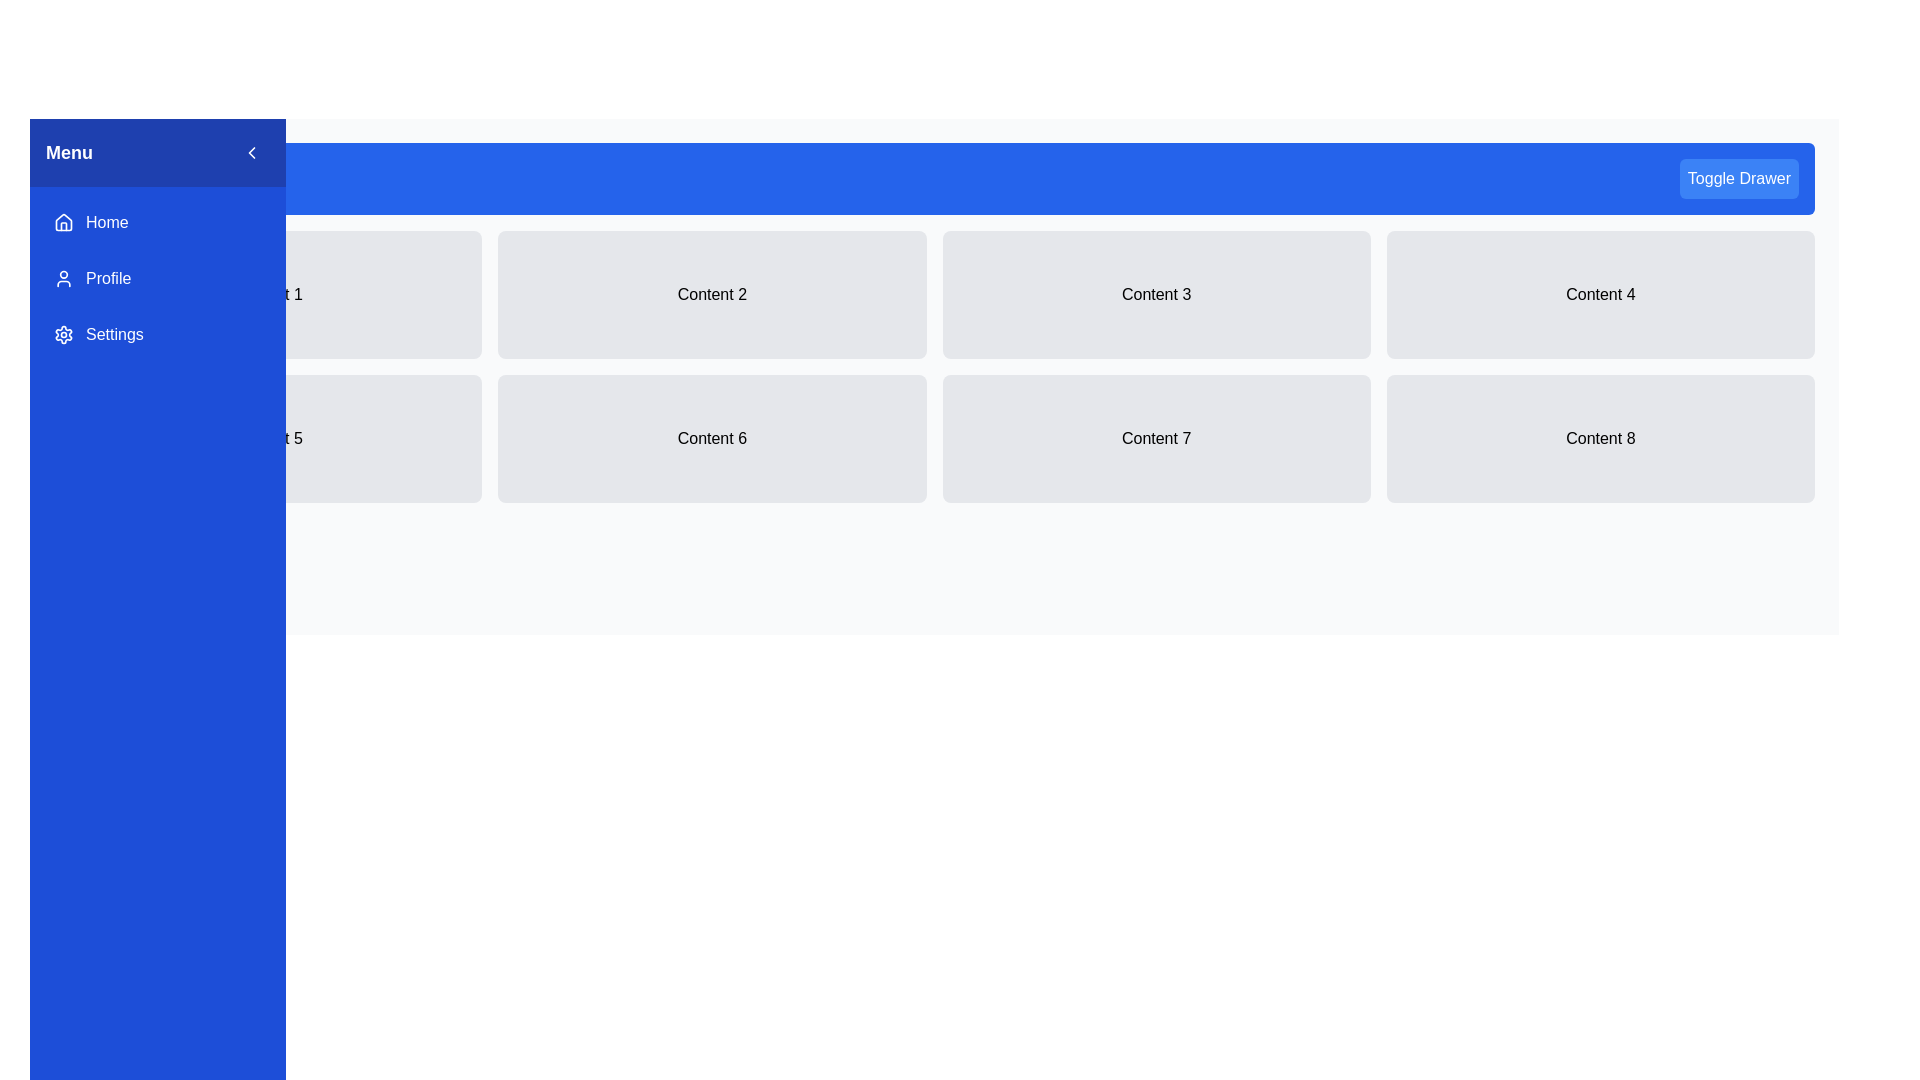 The image size is (1920, 1080). Describe the element at coordinates (1600, 438) in the screenshot. I see `the box-like grid item displaying 'Content 8', located in the fourth column of the second row in a 4x2 grid layout` at that location.